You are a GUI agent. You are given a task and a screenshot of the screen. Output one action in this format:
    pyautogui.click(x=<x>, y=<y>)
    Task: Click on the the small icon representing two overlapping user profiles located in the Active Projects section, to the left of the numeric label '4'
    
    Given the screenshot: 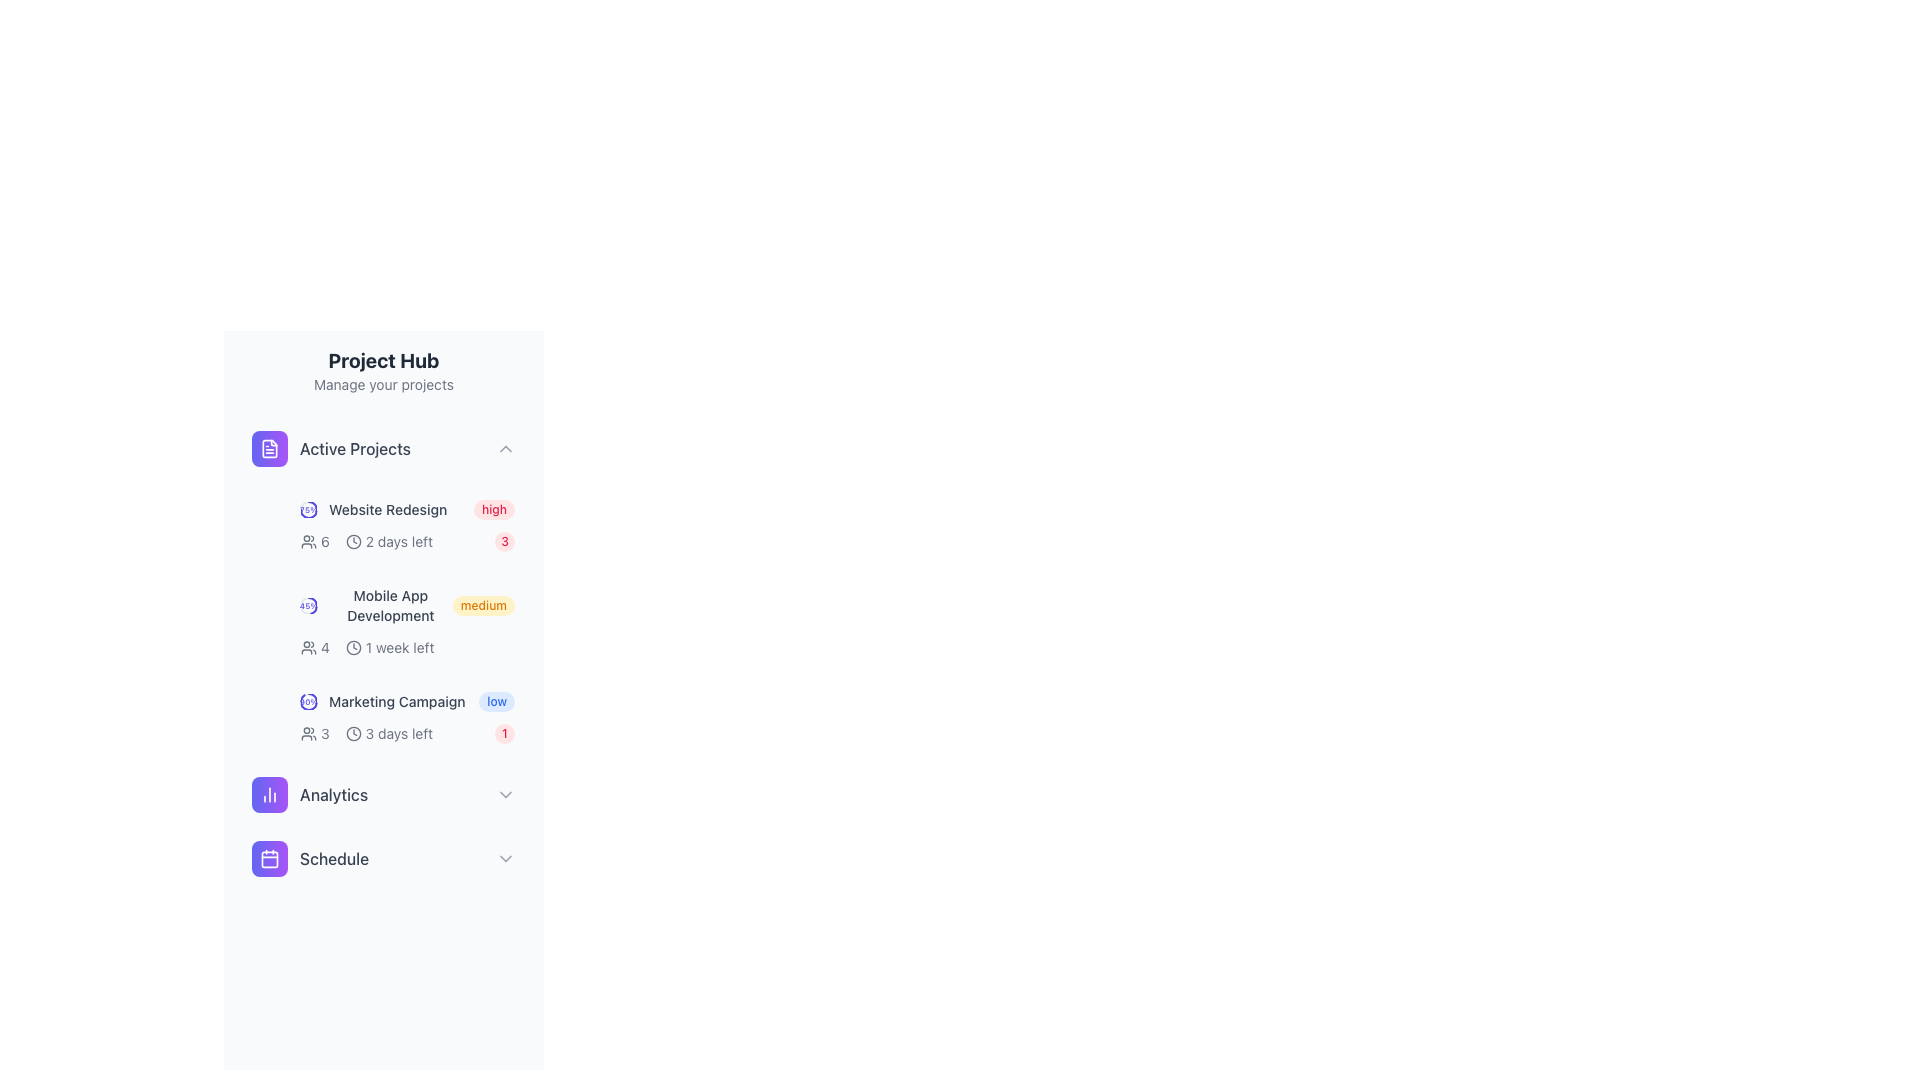 What is the action you would take?
    pyautogui.click(x=307, y=648)
    